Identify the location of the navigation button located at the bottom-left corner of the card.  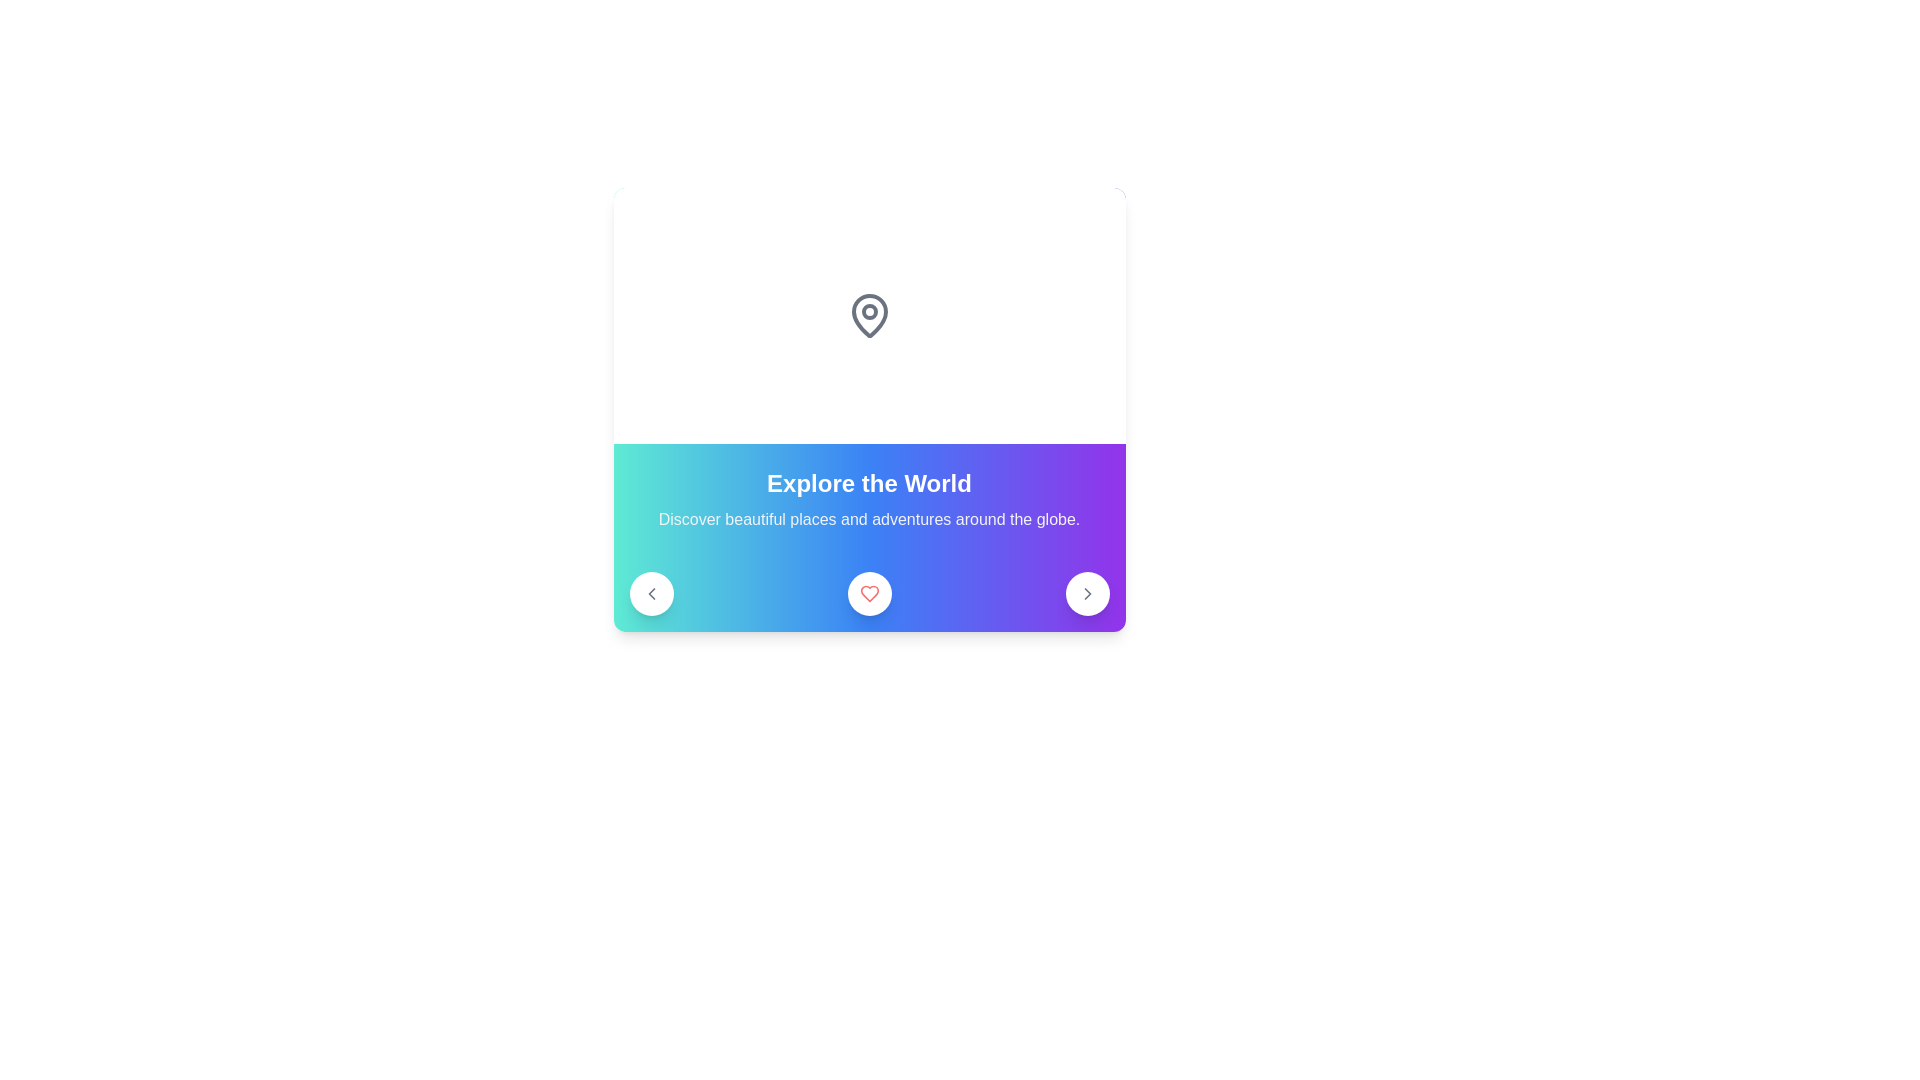
(651, 593).